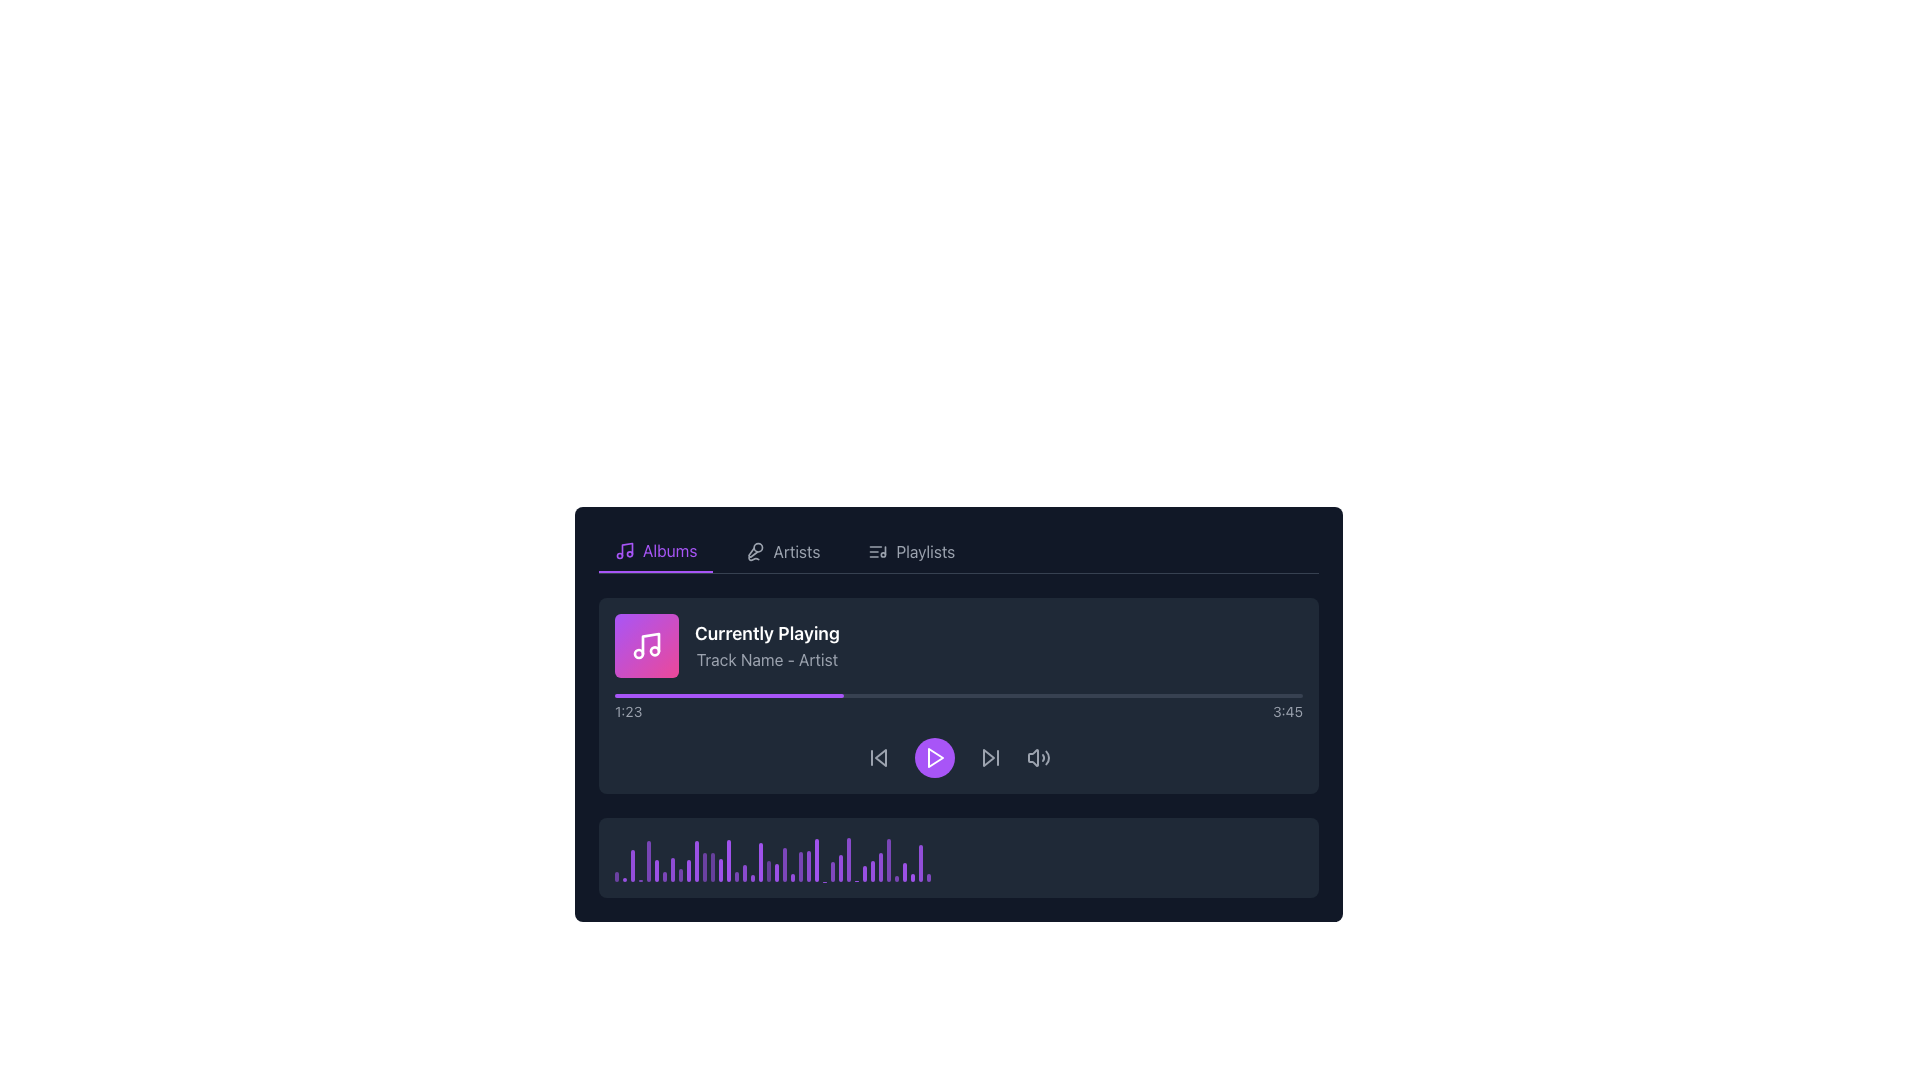 The image size is (1920, 1080). Describe the element at coordinates (656, 551) in the screenshot. I see `the active navigation tab labeled 'Albums', which is styled with a purple underline and has a musical note icon to its left` at that location.